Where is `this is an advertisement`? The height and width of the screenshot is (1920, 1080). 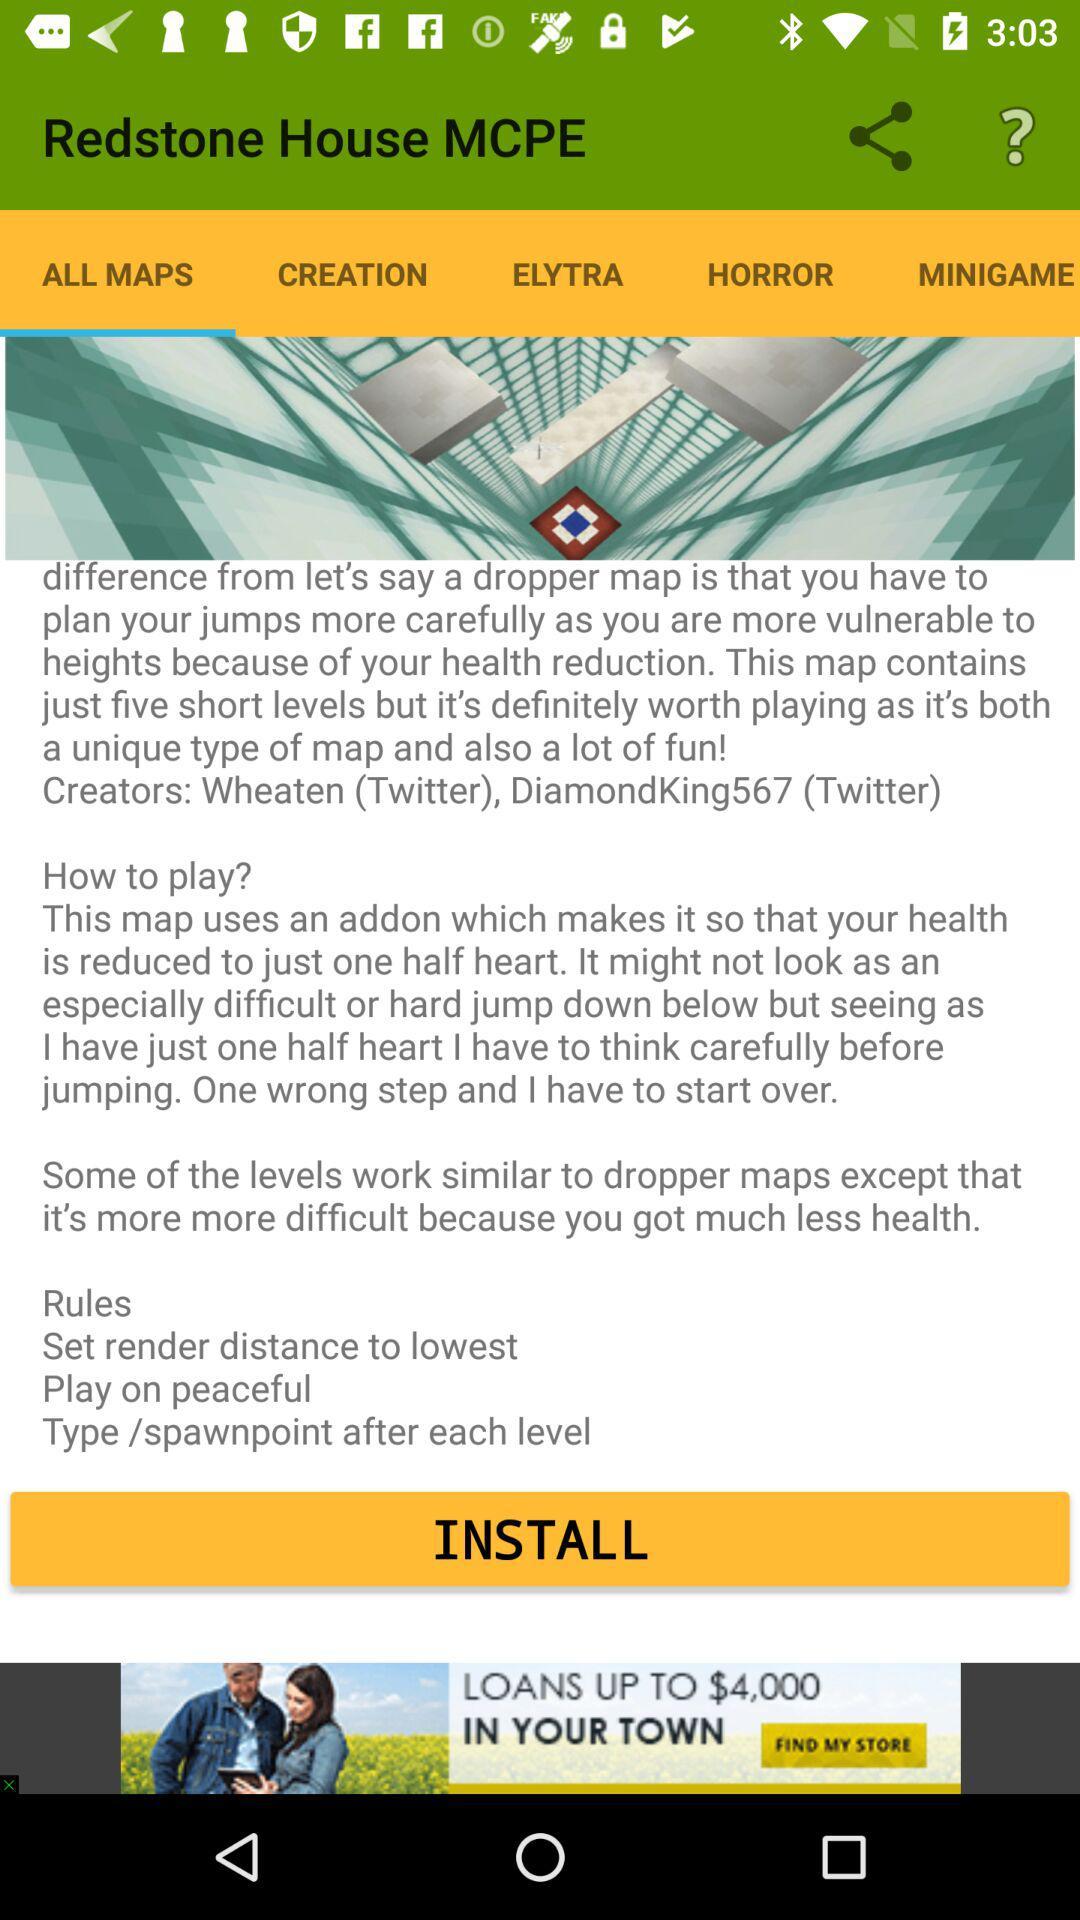
this is an advertisement is located at coordinates (540, 1727).